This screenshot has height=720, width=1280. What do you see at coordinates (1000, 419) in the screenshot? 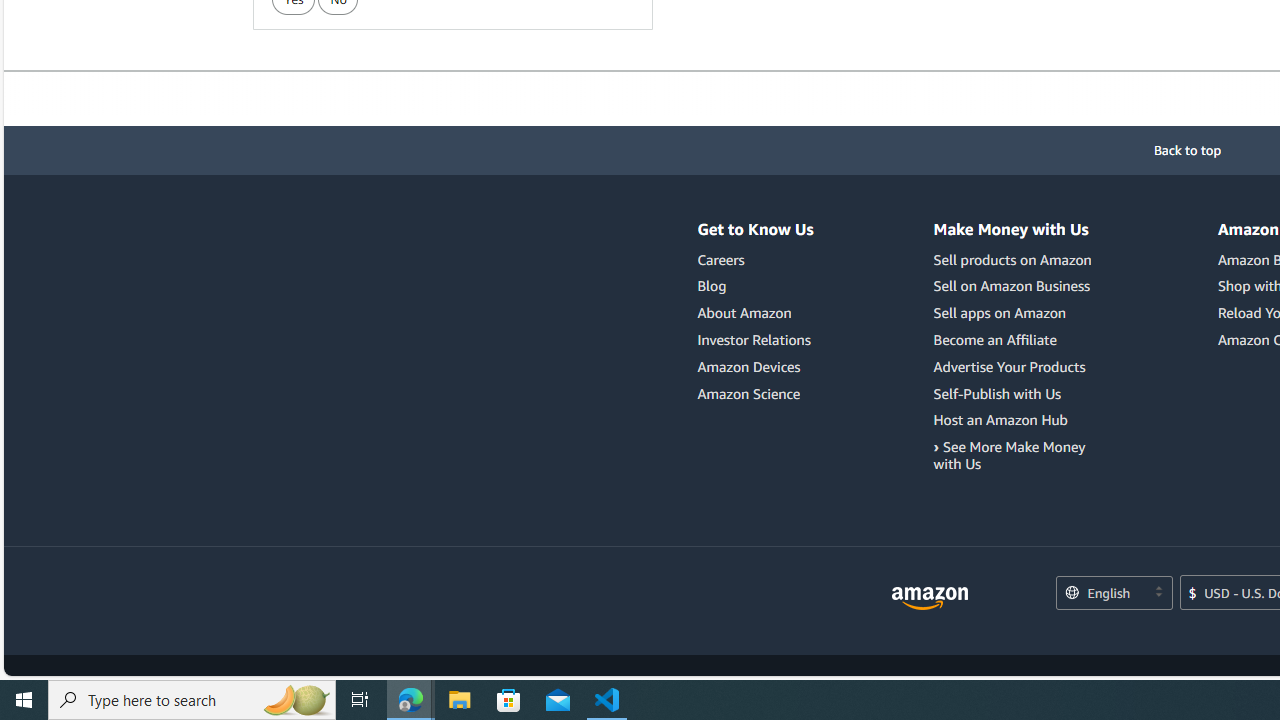
I see `'Host an Amazon Hub'` at bounding box center [1000, 419].